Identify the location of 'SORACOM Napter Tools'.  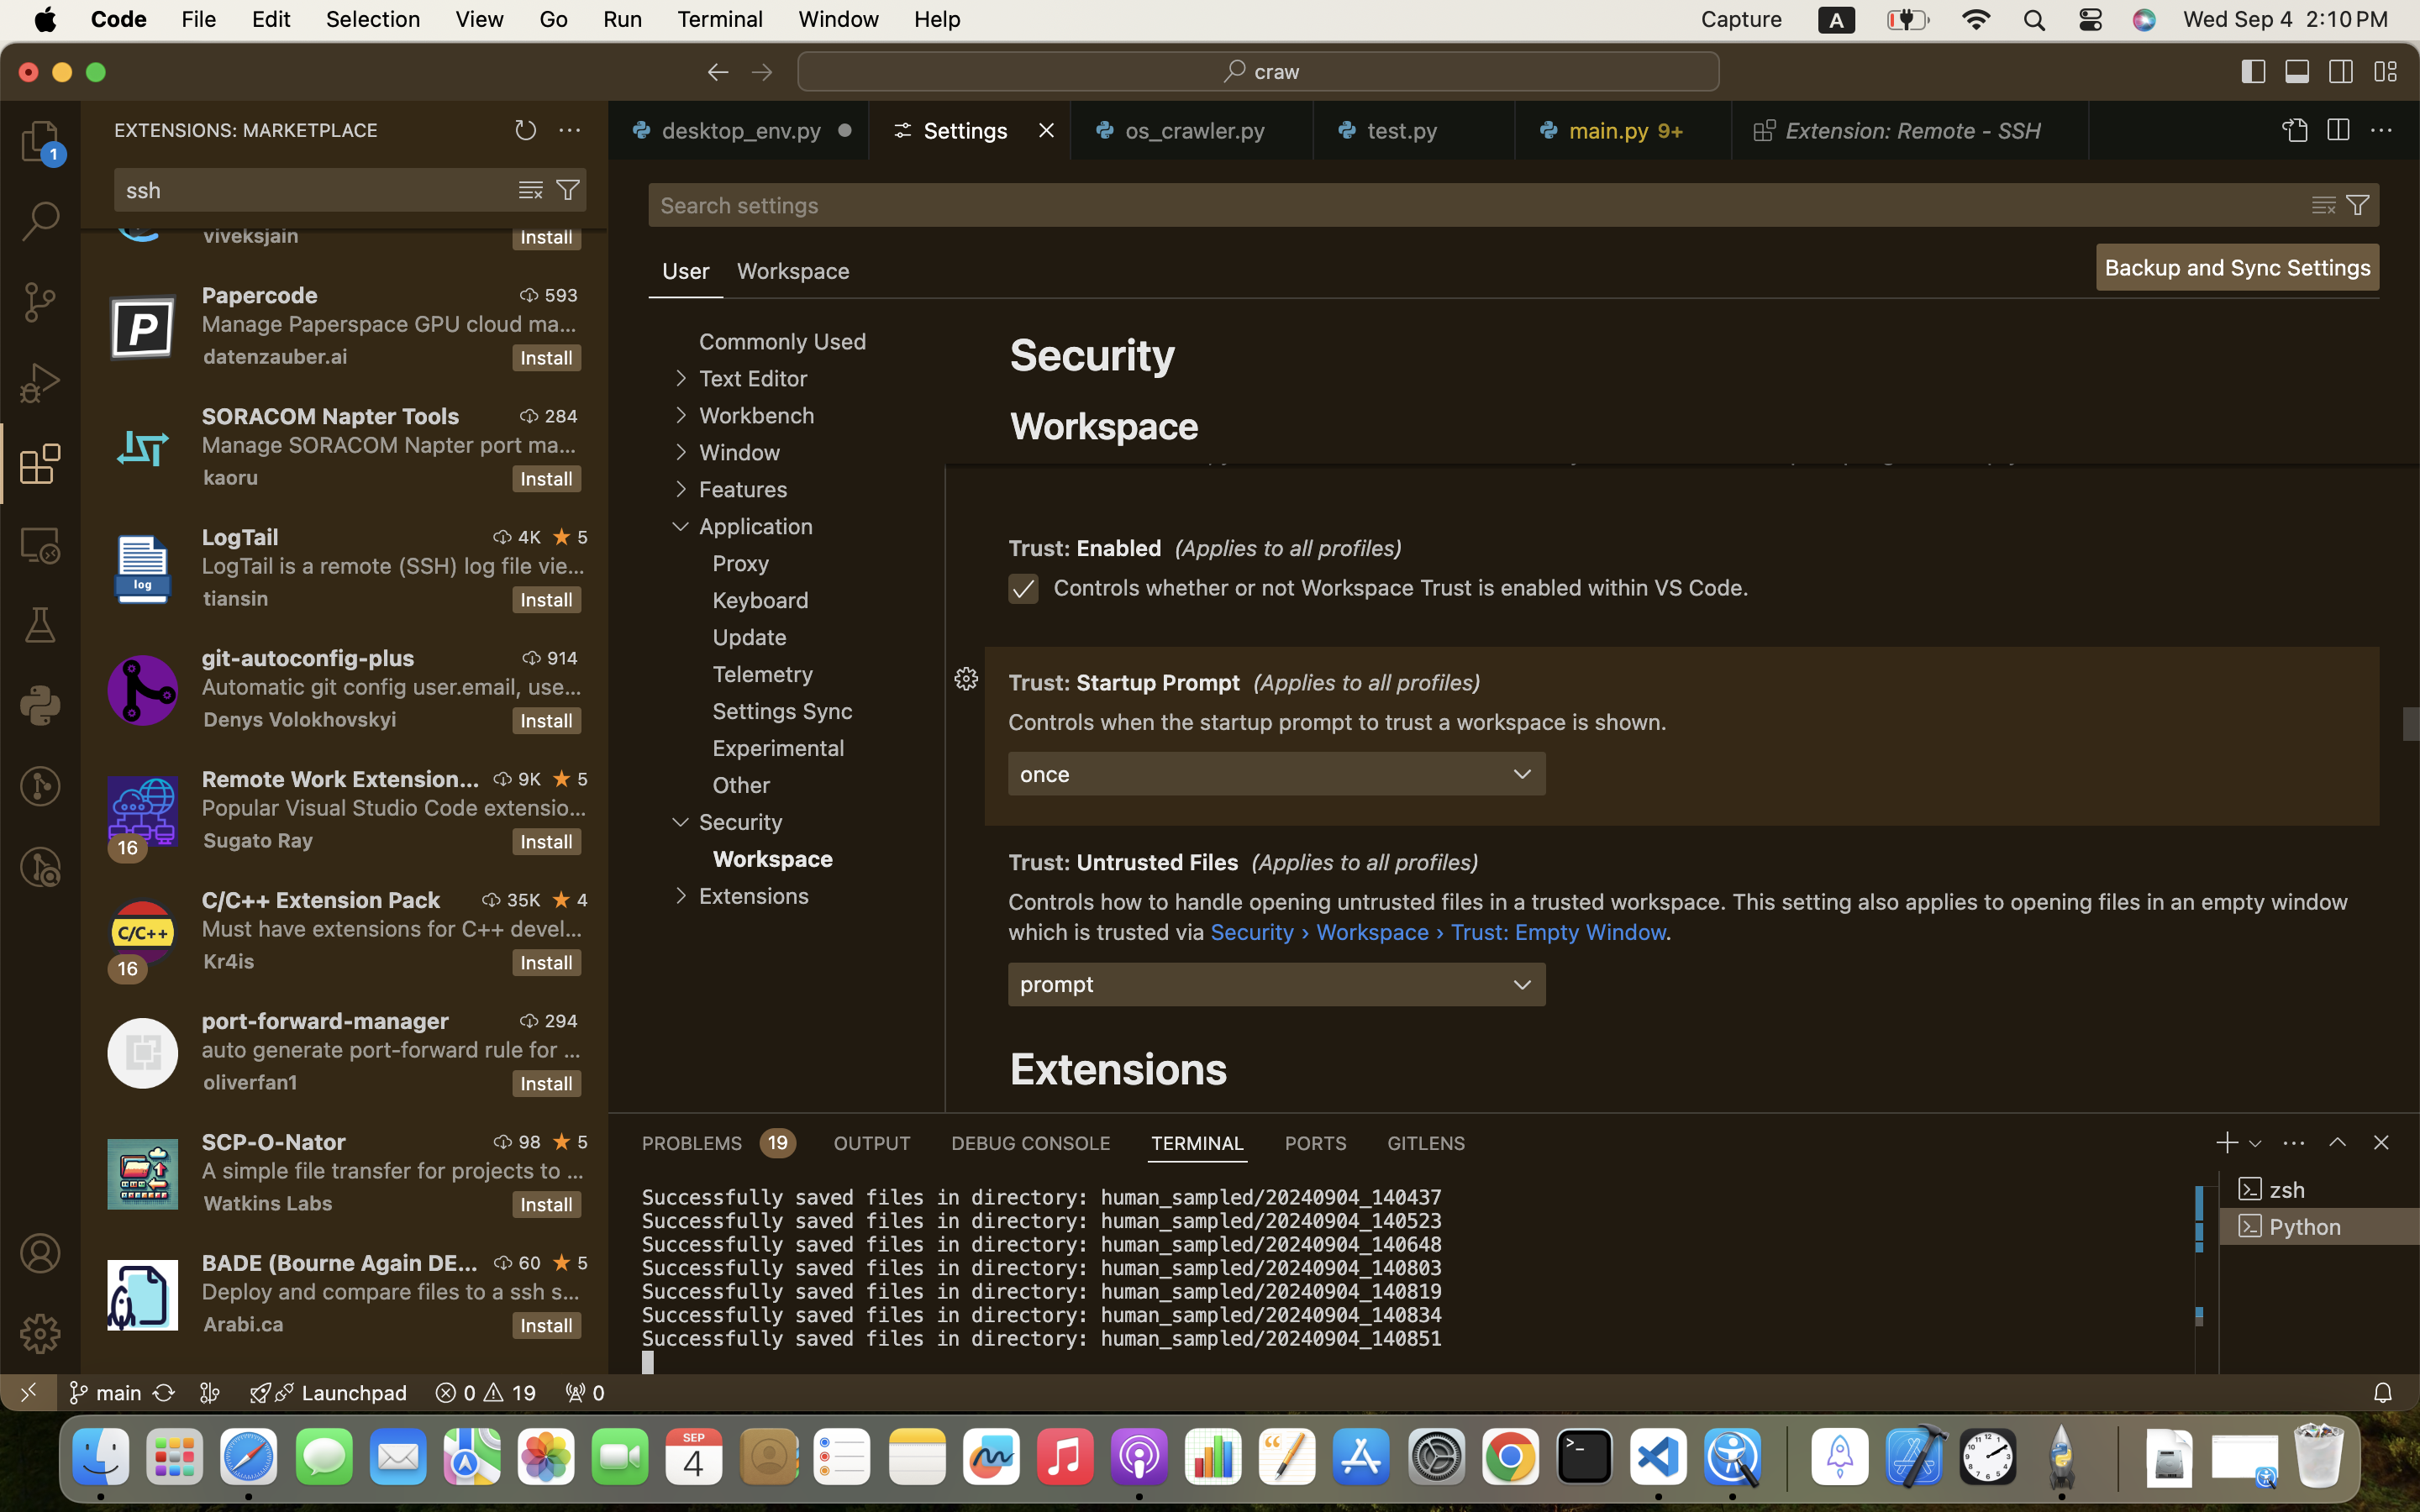
(329, 415).